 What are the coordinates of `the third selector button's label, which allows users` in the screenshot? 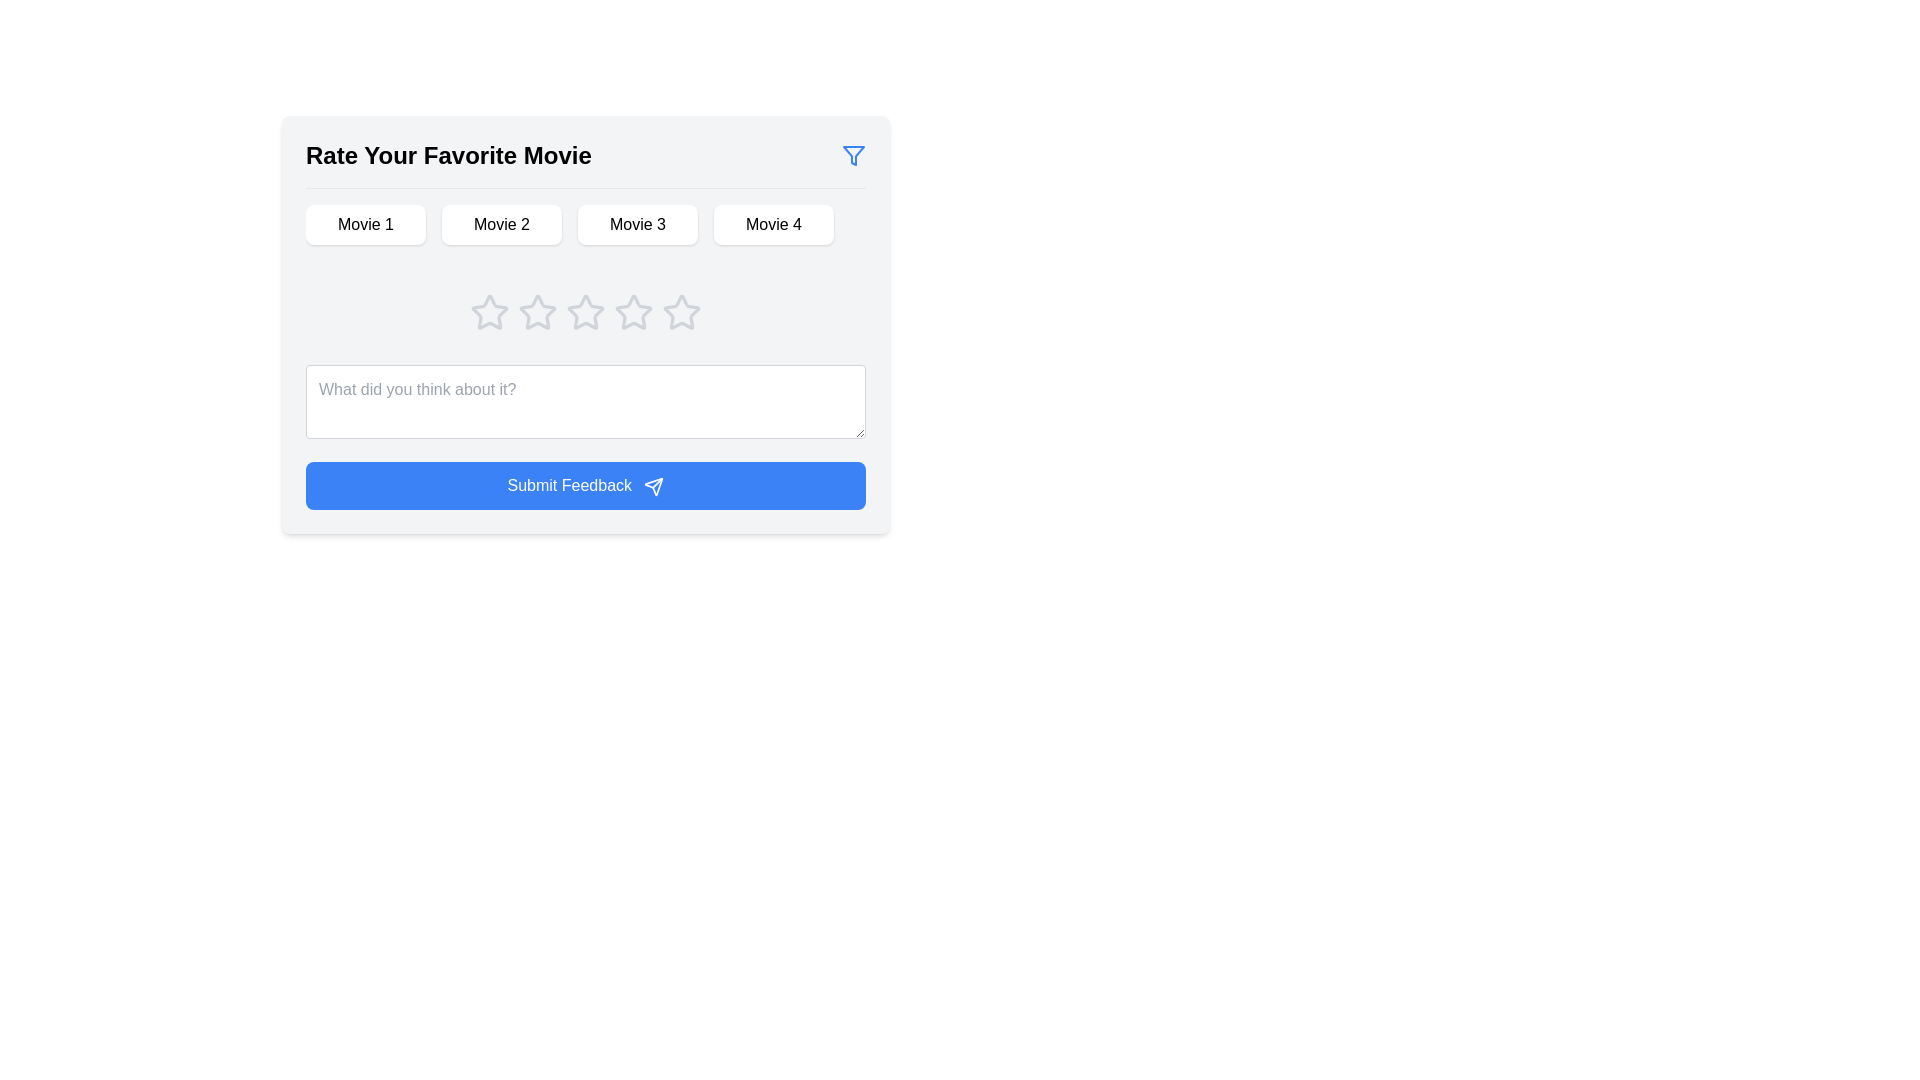 It's located at (637, 224).